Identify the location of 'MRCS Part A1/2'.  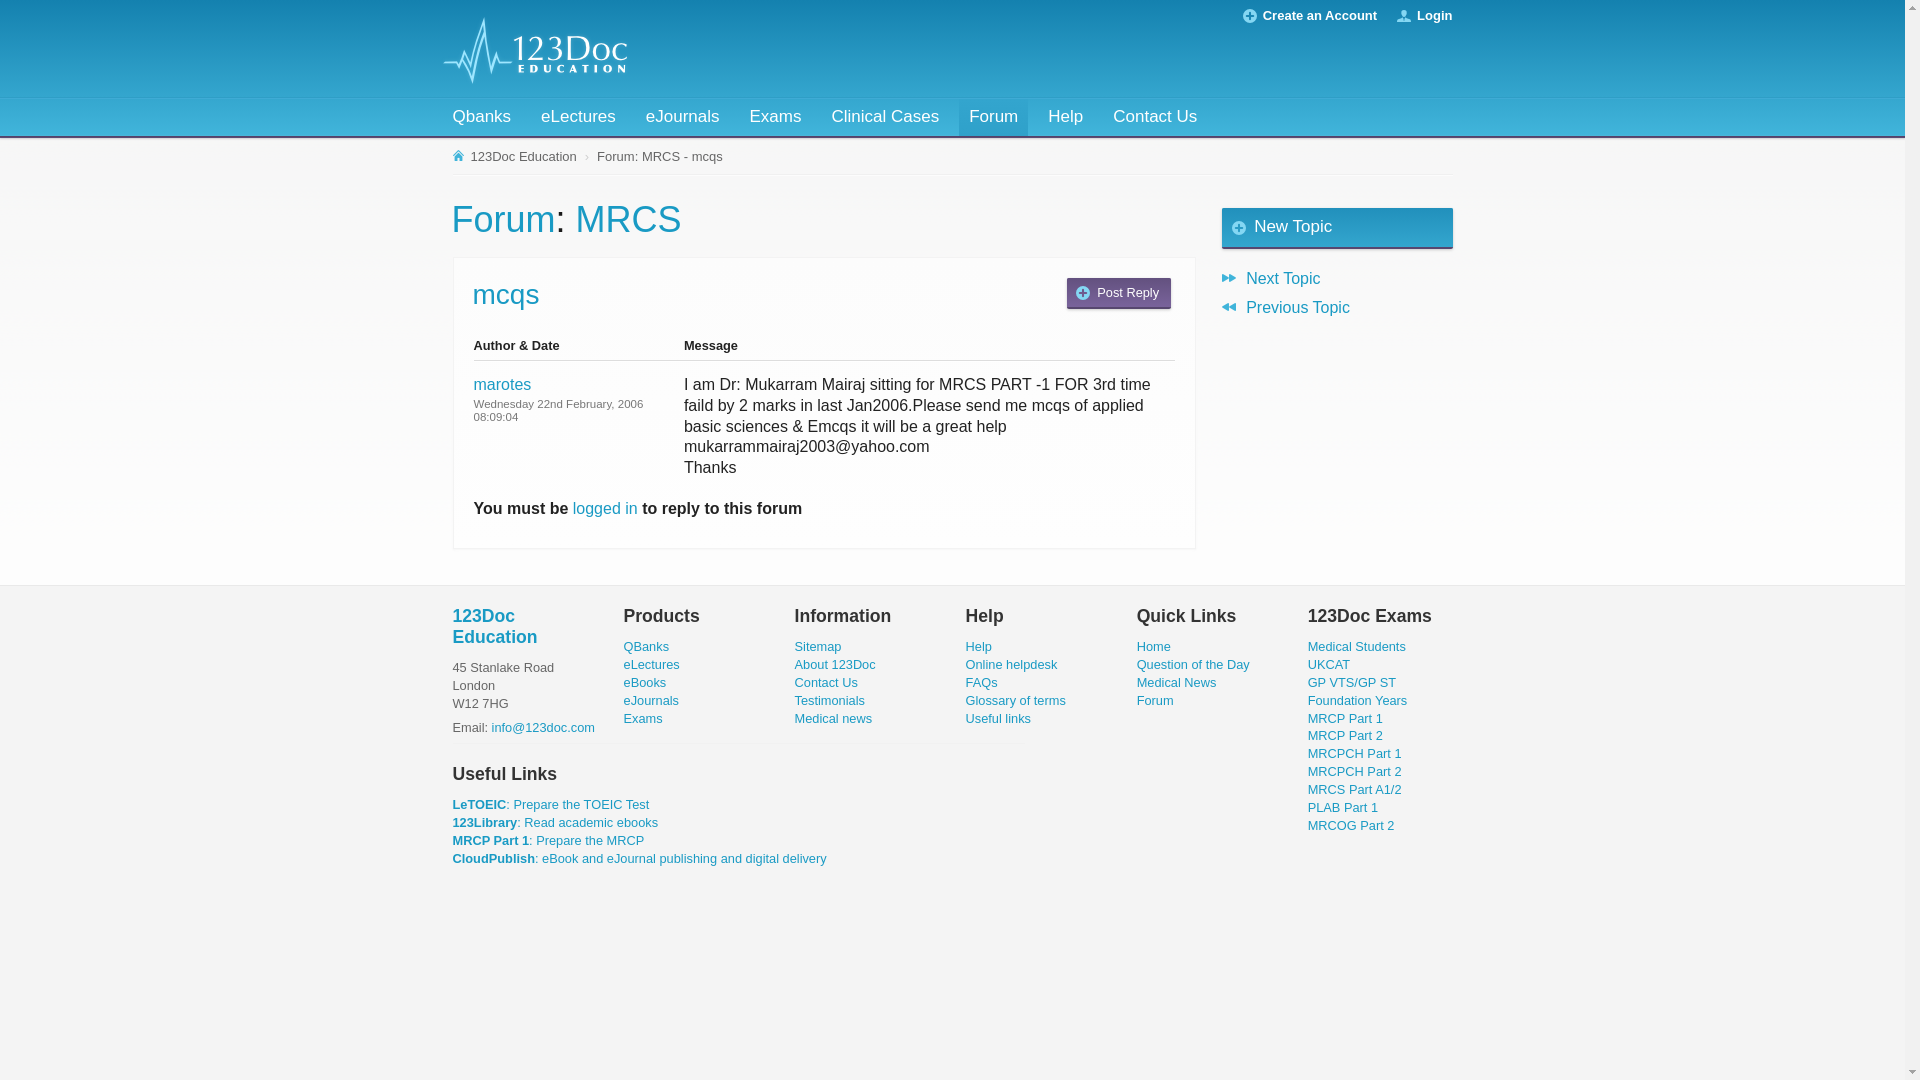
(1354, 788).